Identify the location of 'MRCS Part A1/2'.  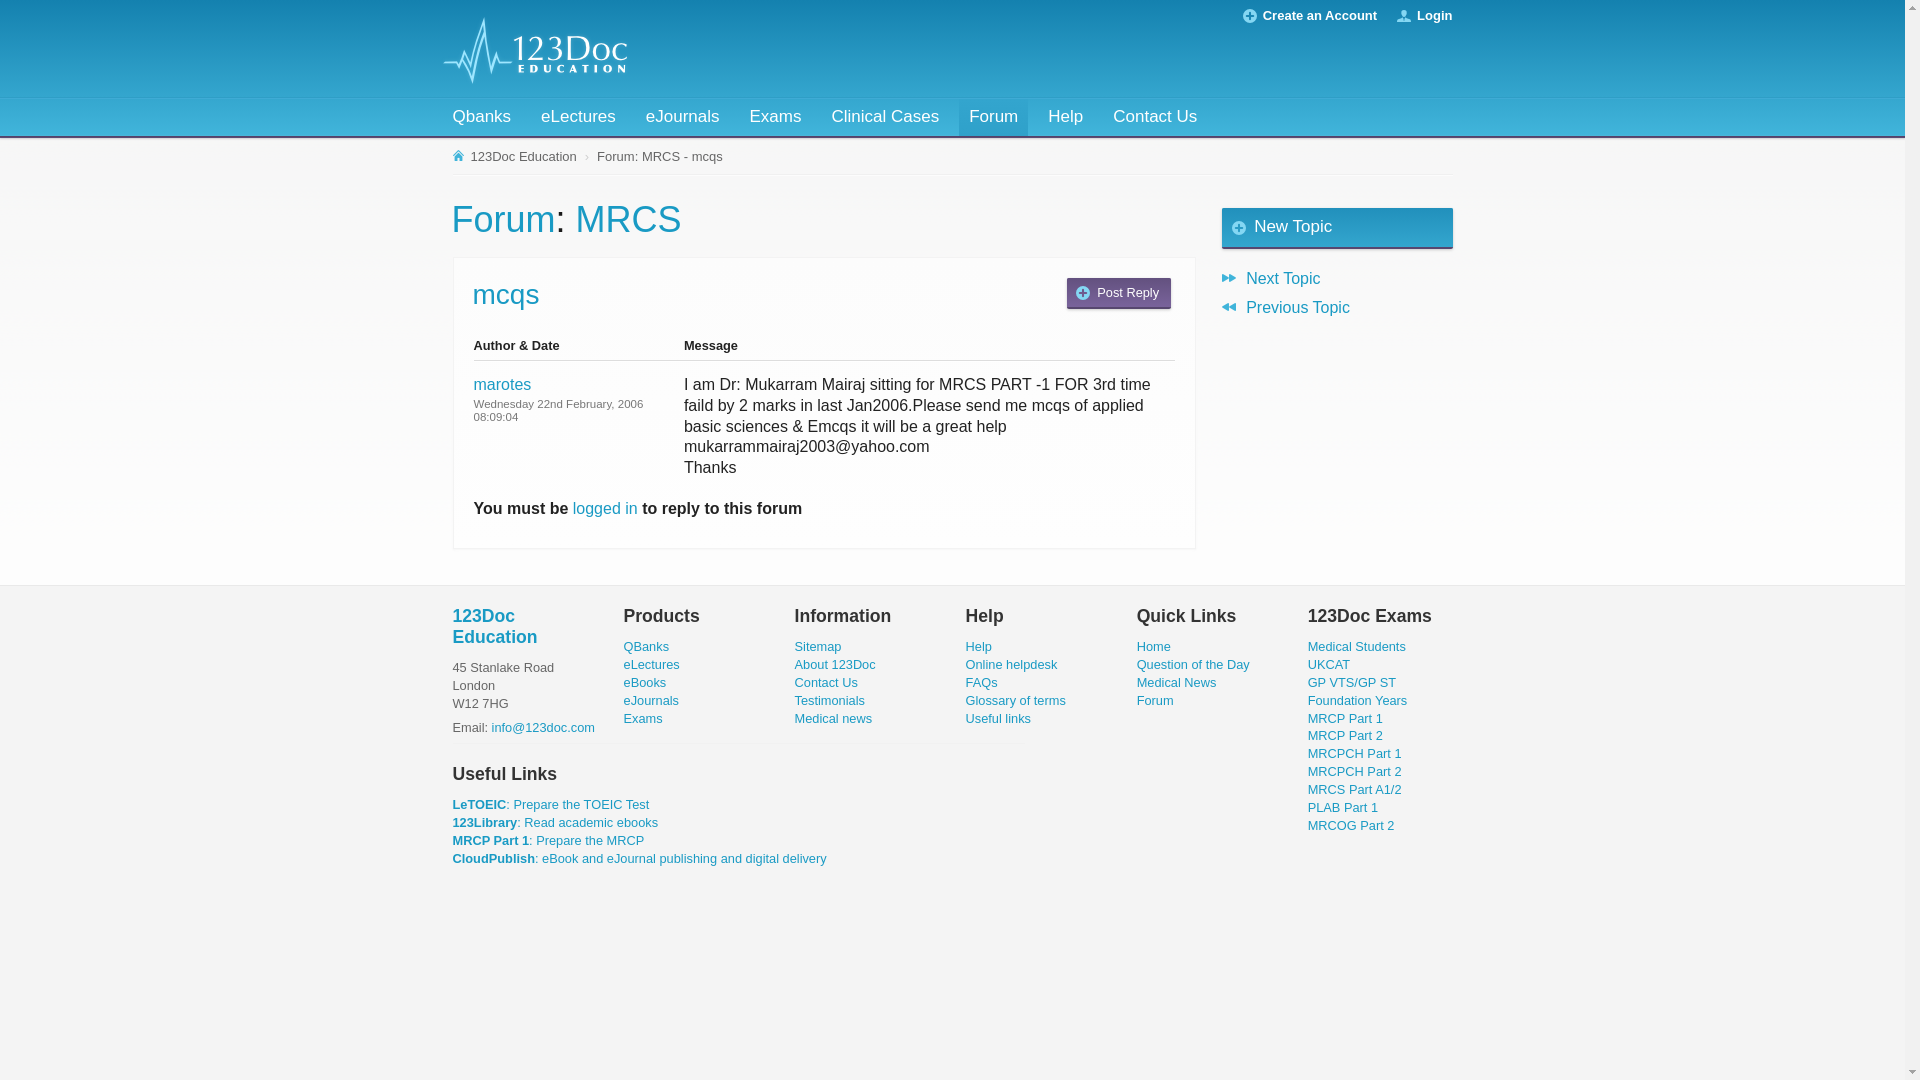
(1354, 788).